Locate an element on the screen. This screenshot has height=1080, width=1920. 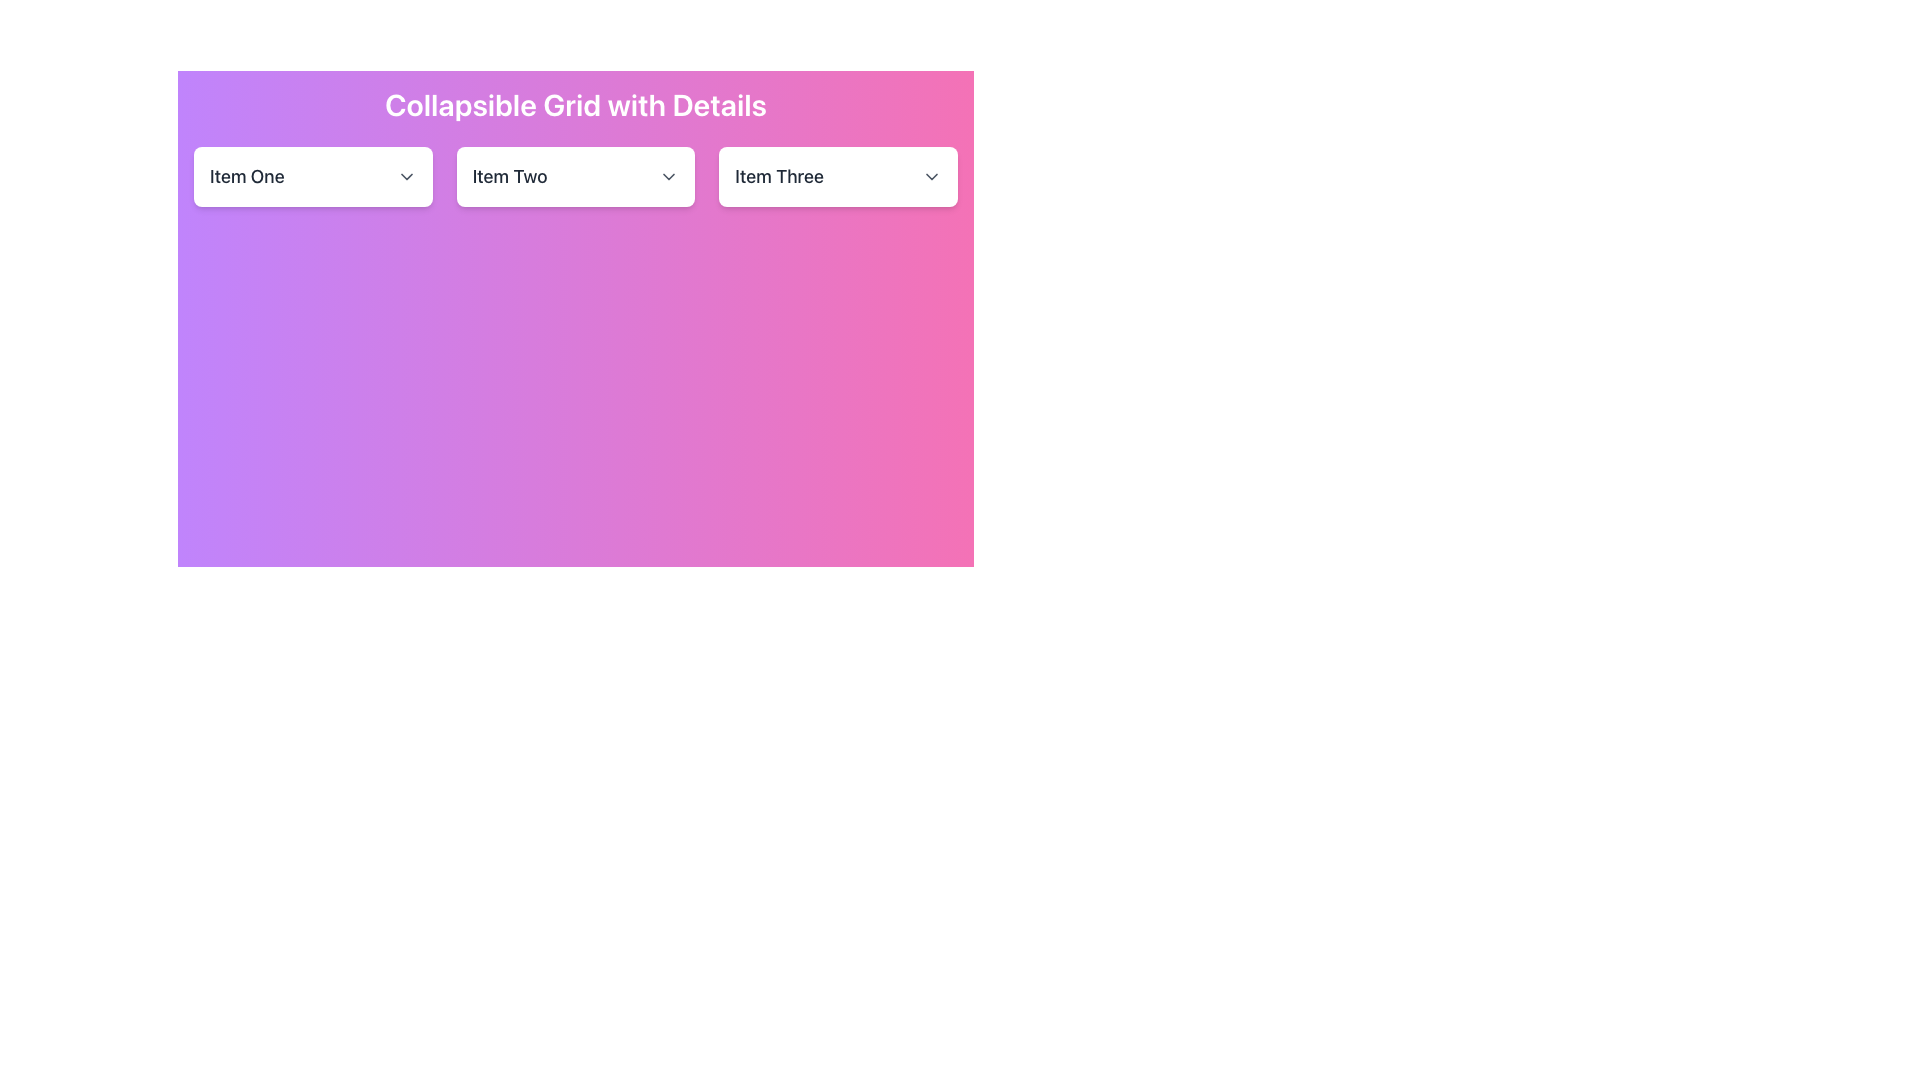
the Dropdown Menu Item labeled 'Item One' is located at coordinates (312, 176).